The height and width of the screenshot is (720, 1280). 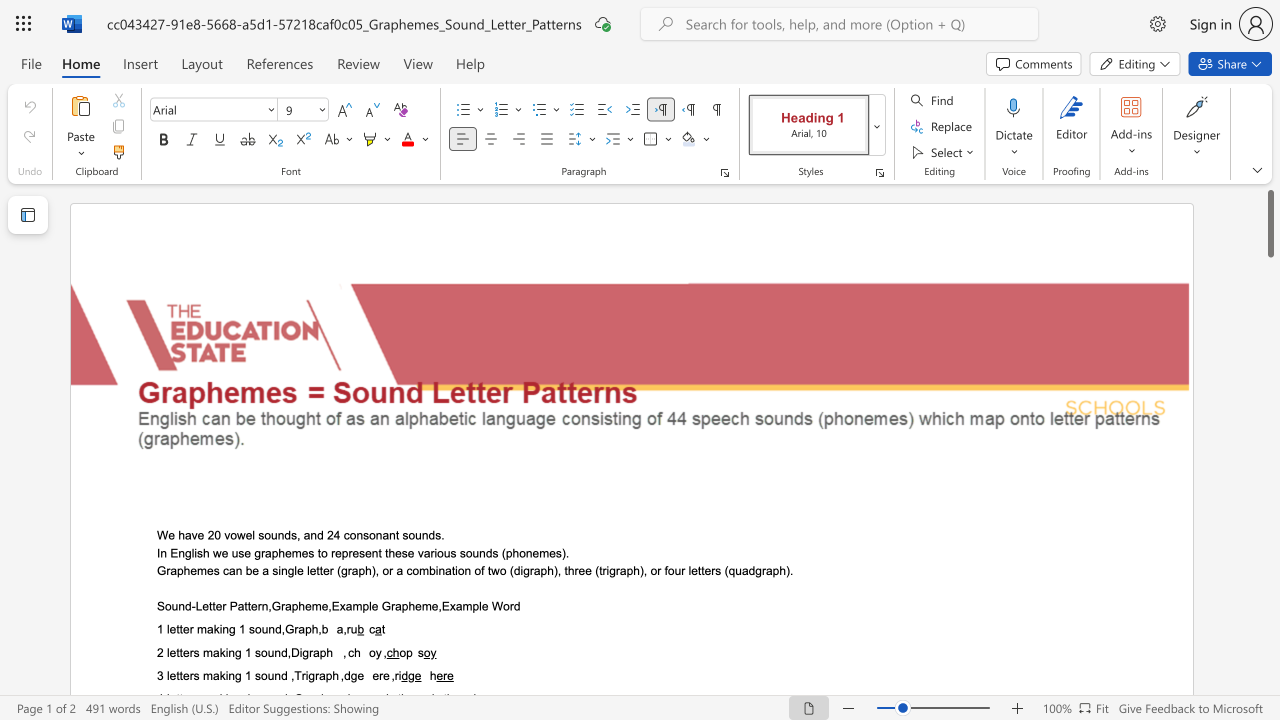 What do you see at coordinates (1269, 490) in the screenshot?
I see `the scrollbar on the right to shift the page lower` at bounding box center [1269, 490].